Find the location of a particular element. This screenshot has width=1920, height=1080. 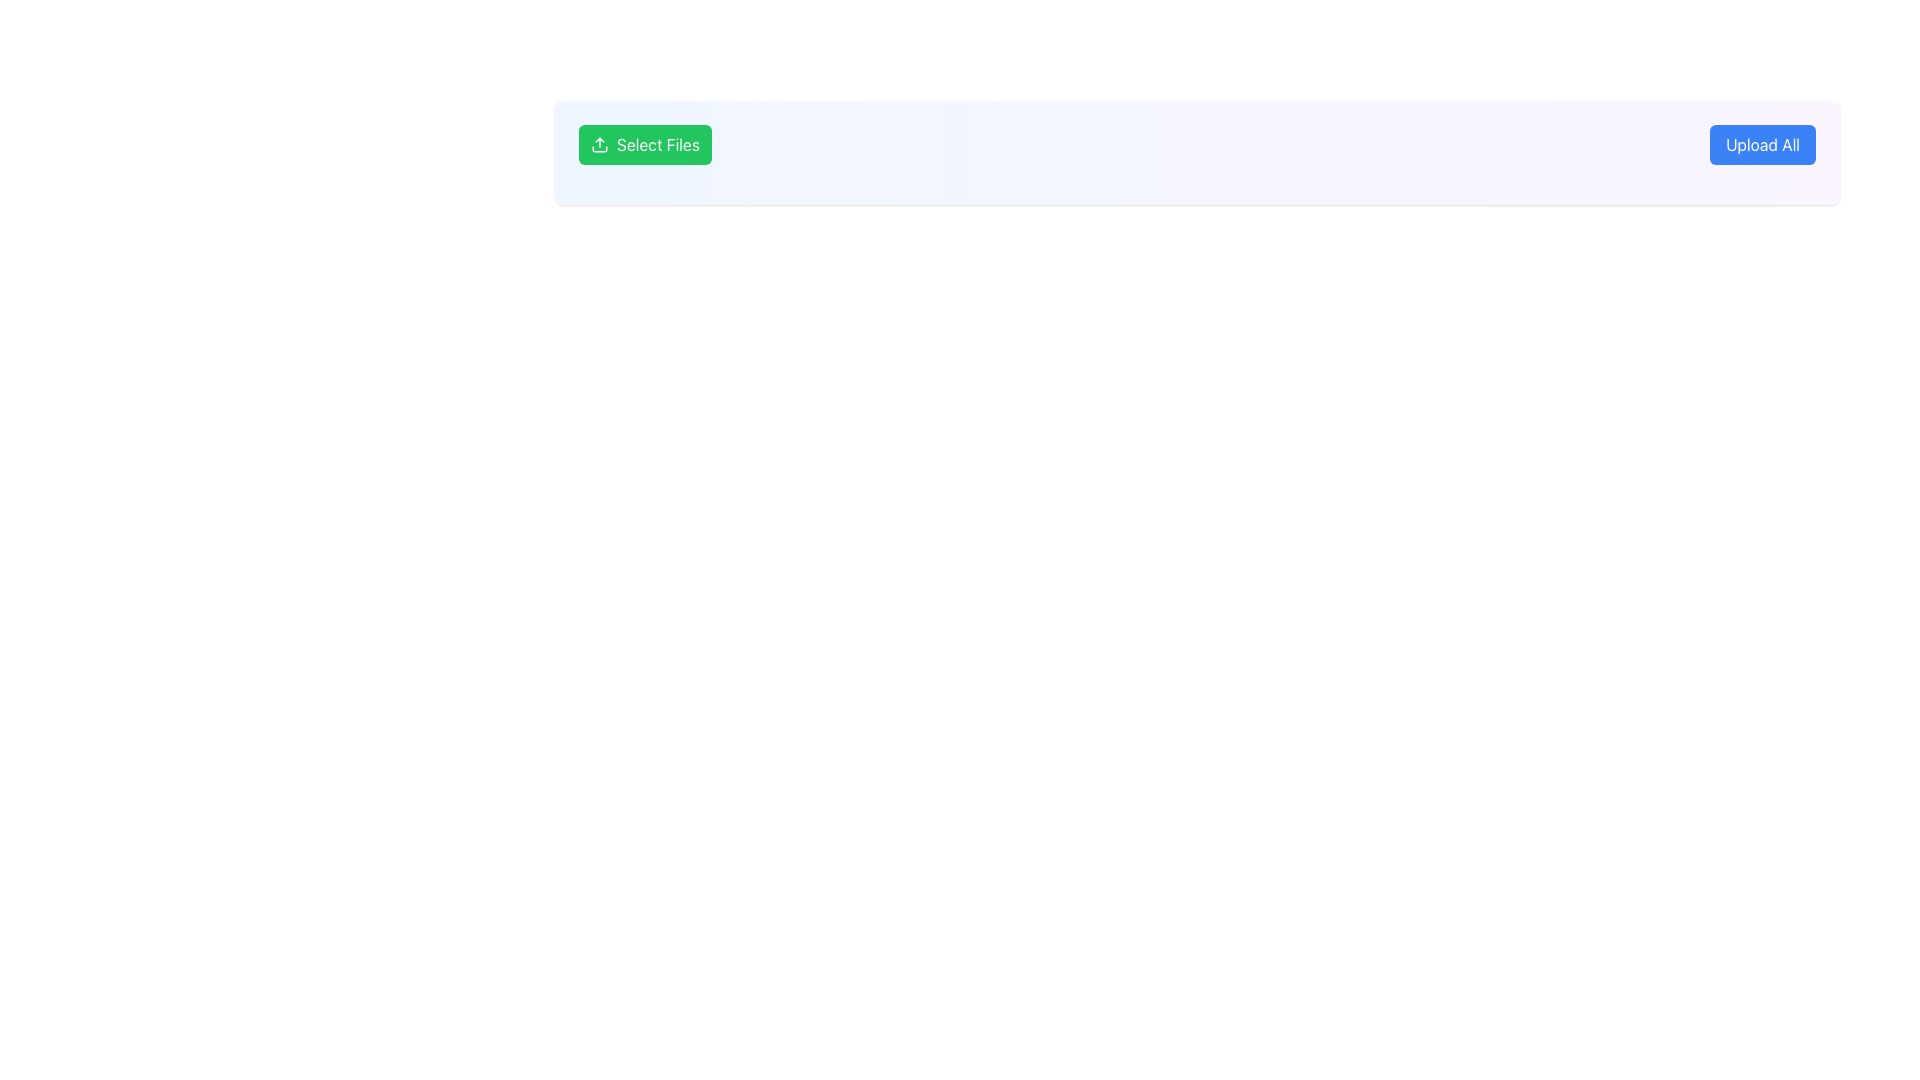

on the SVG Icon located inside the green rectangular button labeled 'Select Files', which serves as the upload indicator is located at coordinates (599, 144).